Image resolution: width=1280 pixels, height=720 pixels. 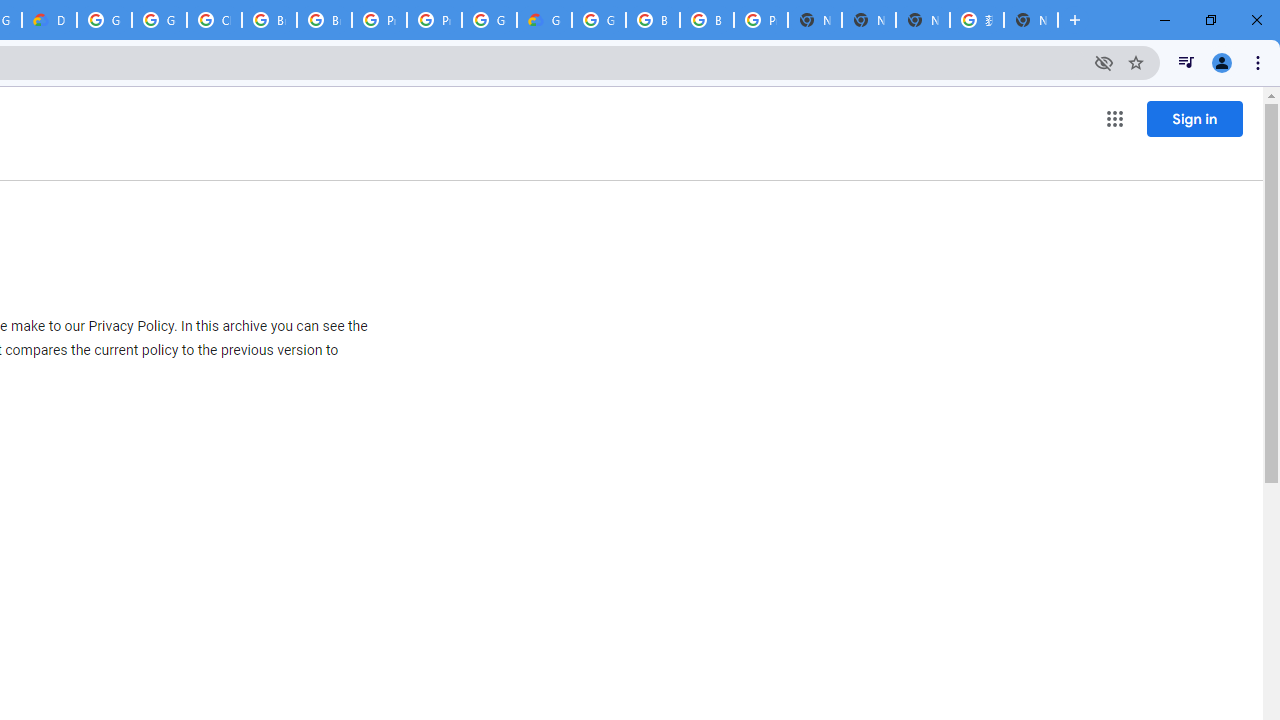 What do you see at coordinates (489, 20) in the screenshot?
I see `'Google Cloud Platform'` at bounding box center [489, 20].